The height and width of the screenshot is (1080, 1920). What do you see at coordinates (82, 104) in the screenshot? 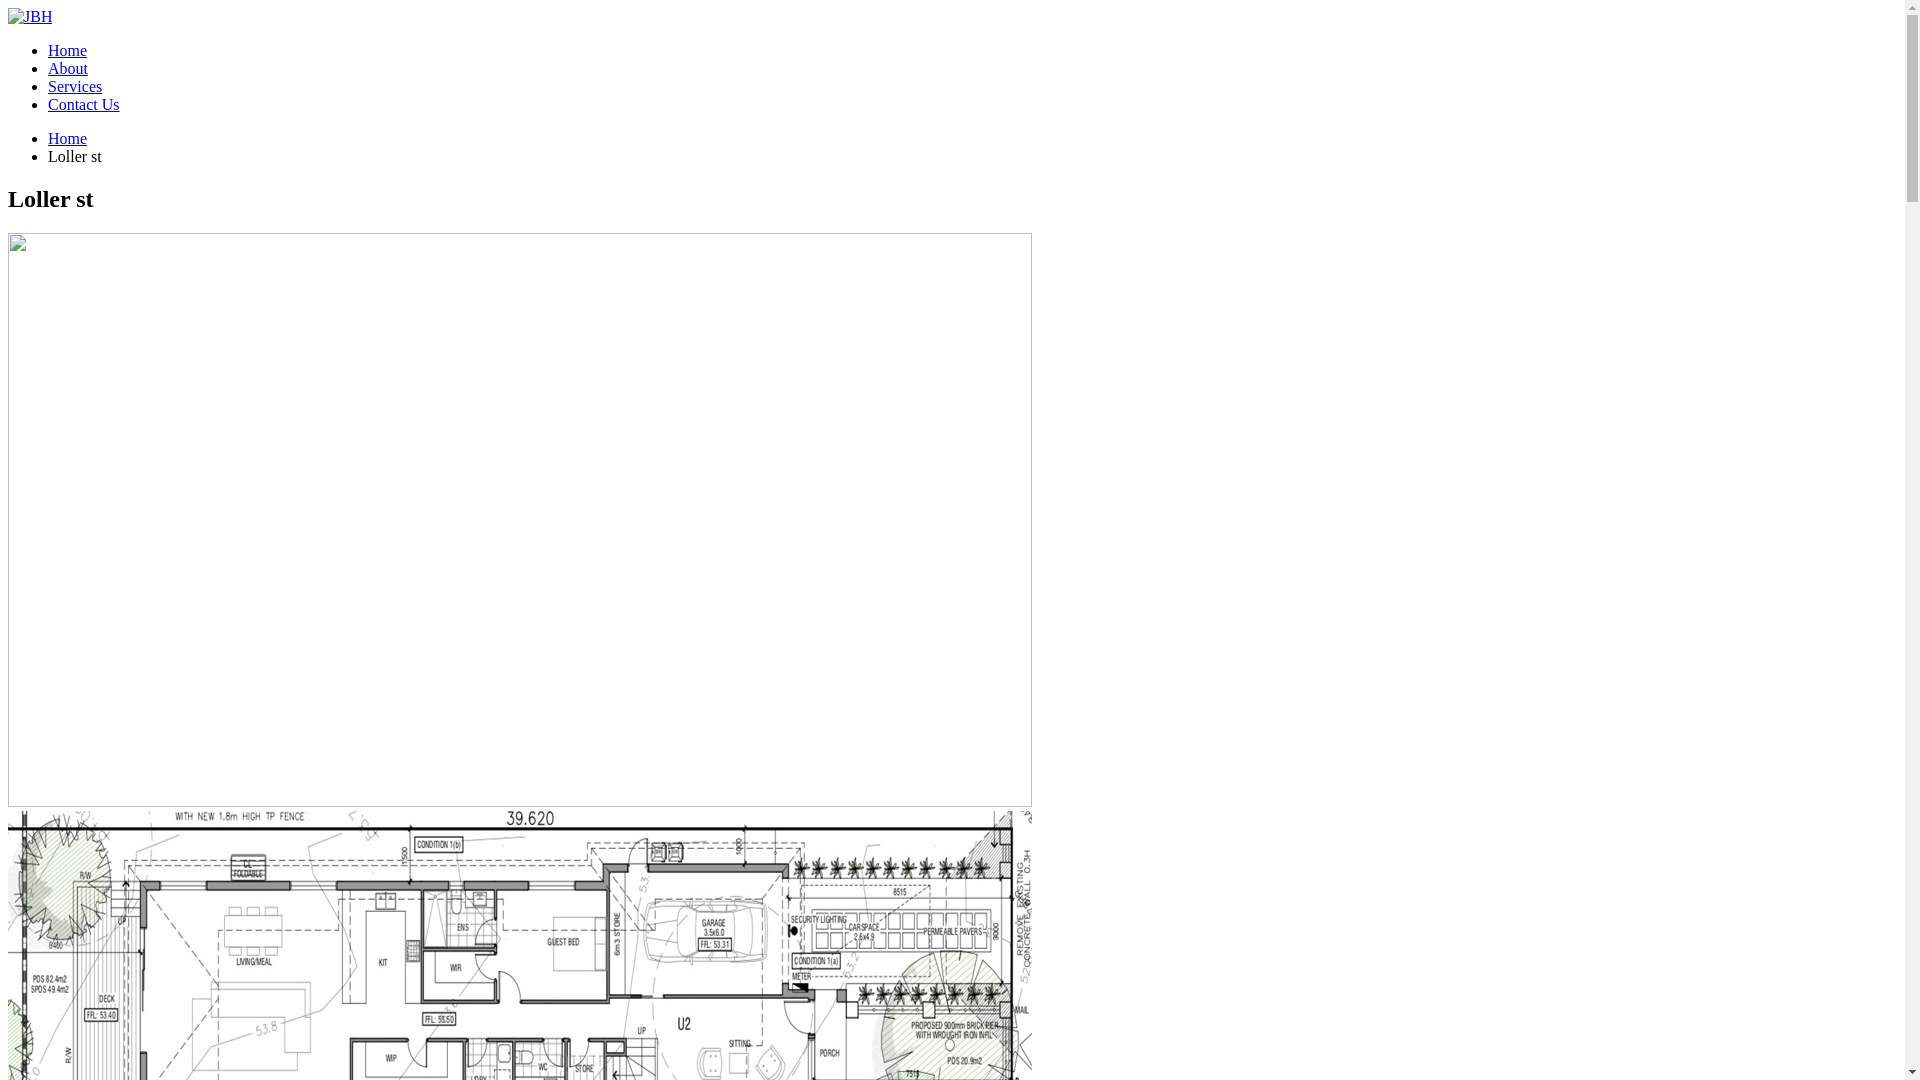
I see `'Contact Us'` at bounding box center [82, 104].